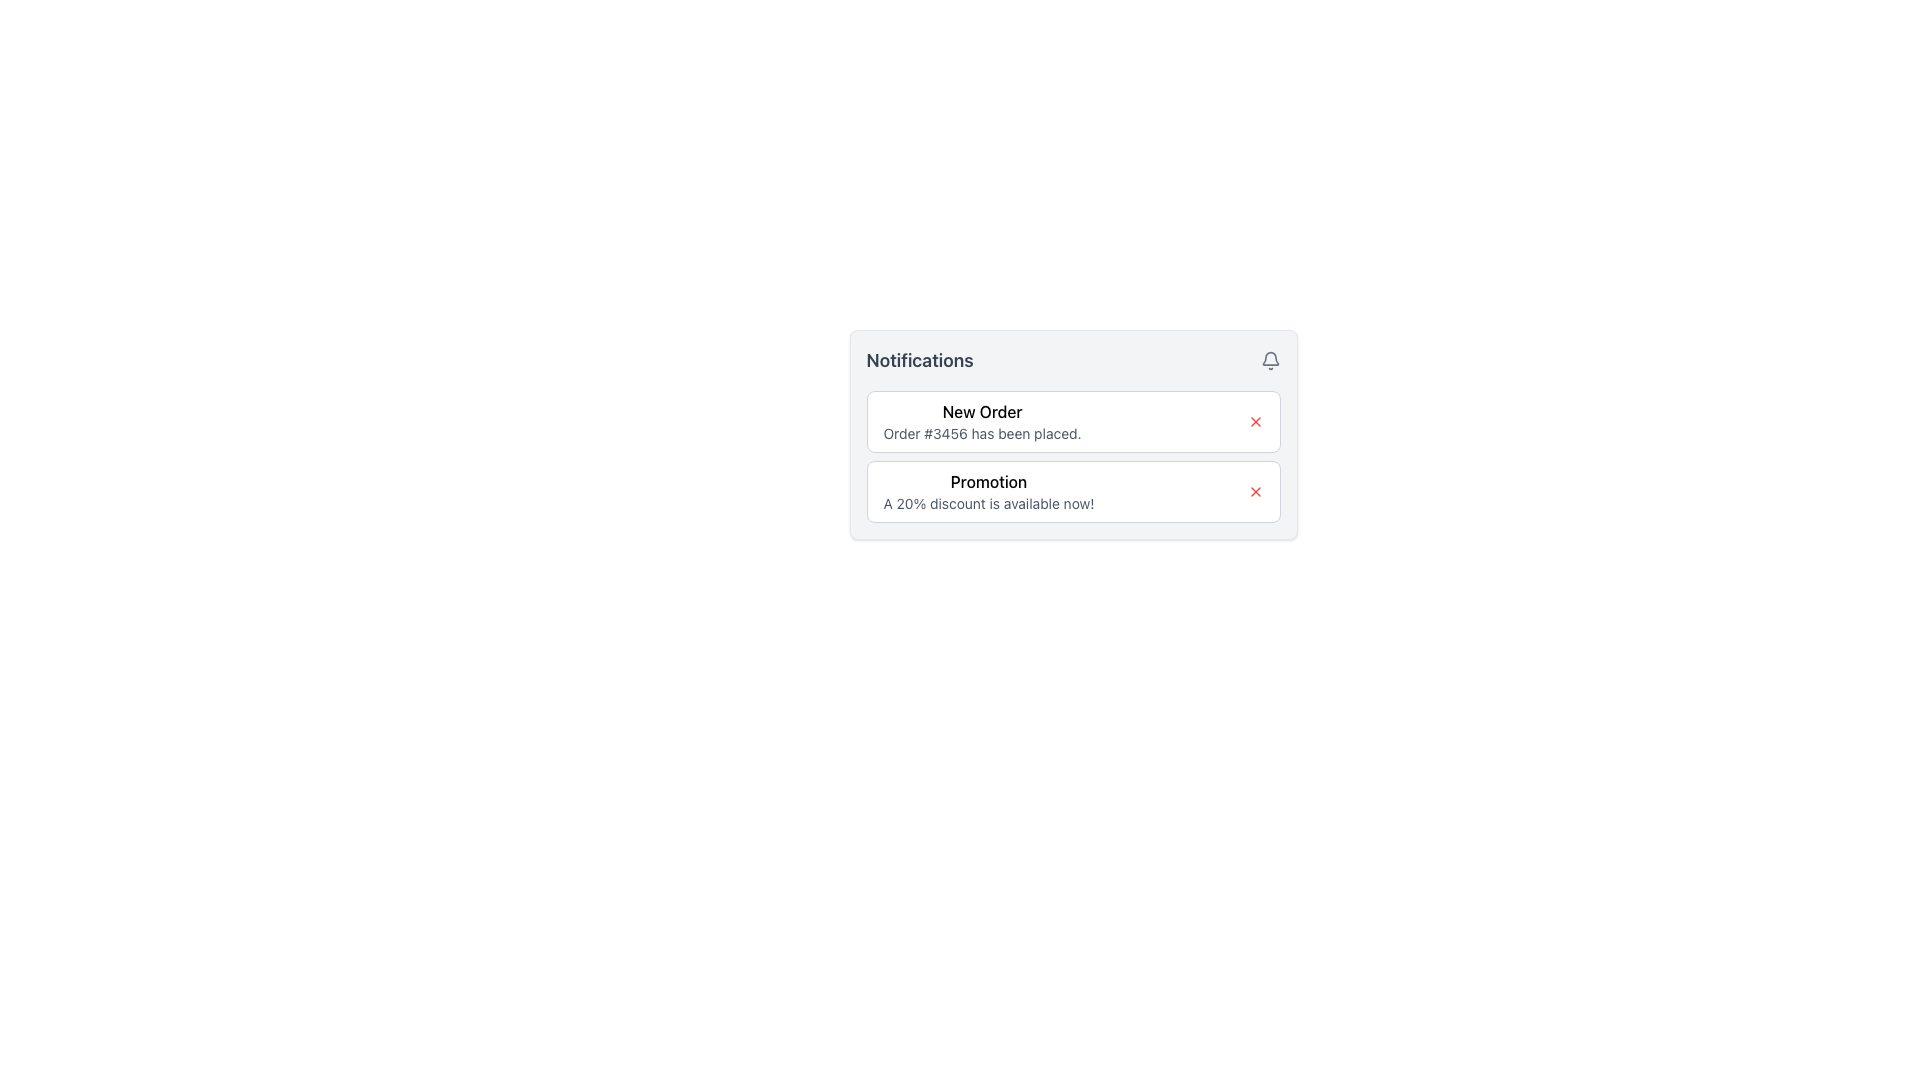 The image size is (1920, 1080). I want to click on the outlined bell icon located in the top-right corner of the 'Notifications' section header, next to the 'Notifications' text, so click(1269, 361).